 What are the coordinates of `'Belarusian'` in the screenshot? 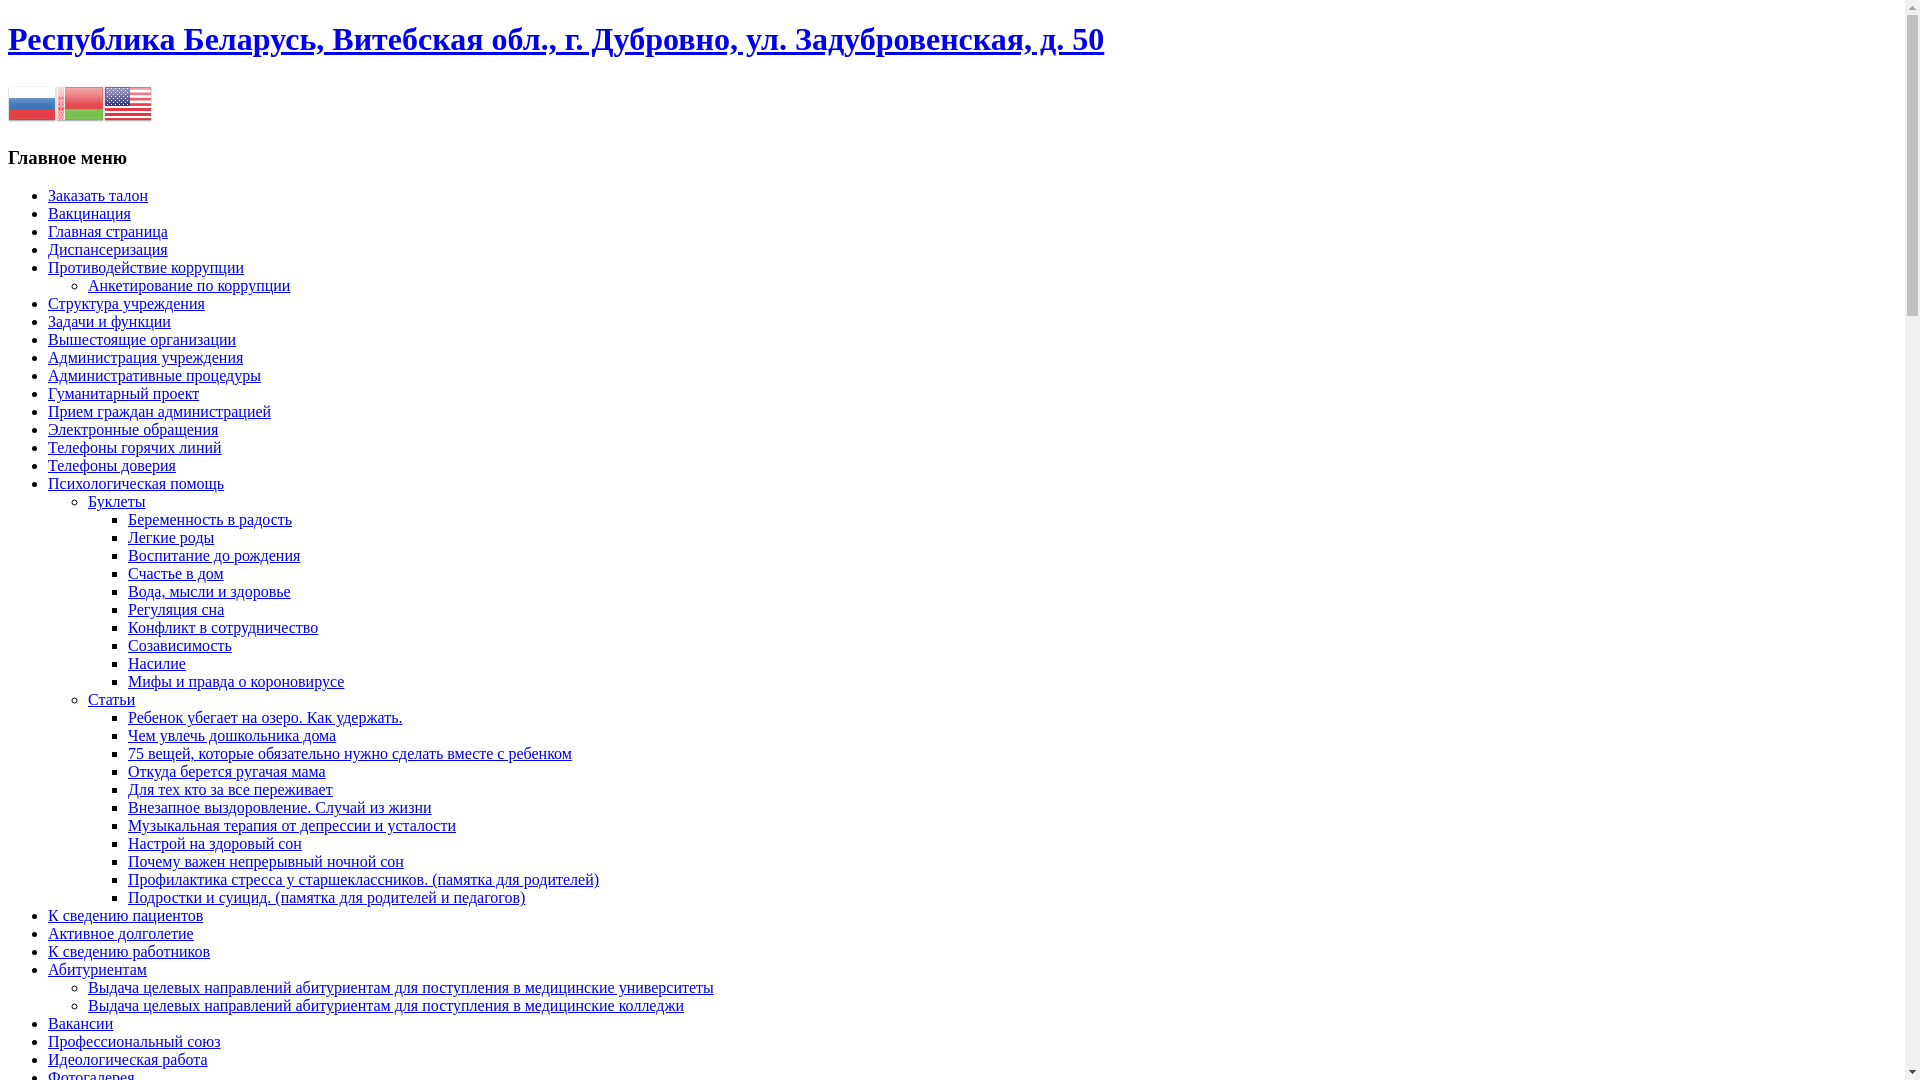 It's located at (80, 102).